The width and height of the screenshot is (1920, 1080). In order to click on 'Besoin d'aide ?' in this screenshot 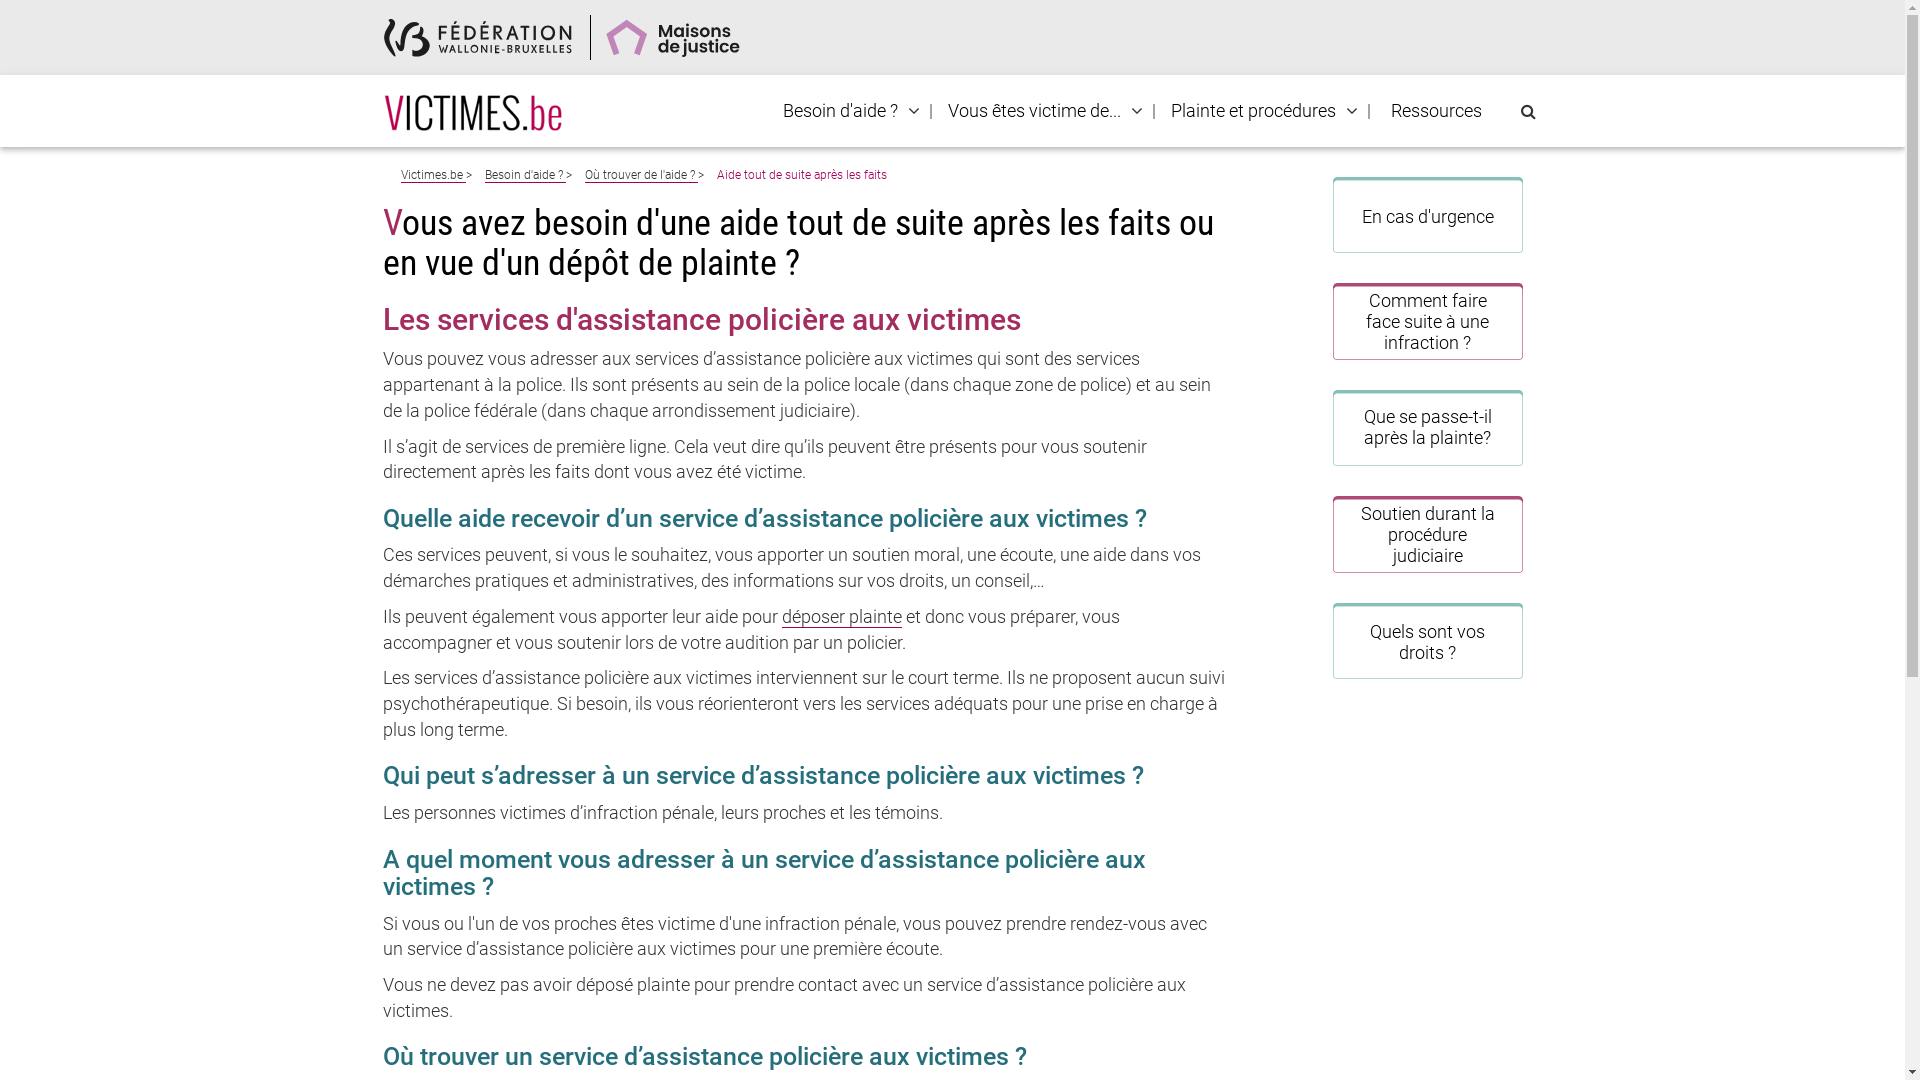, I will do `click(840, 111)`.